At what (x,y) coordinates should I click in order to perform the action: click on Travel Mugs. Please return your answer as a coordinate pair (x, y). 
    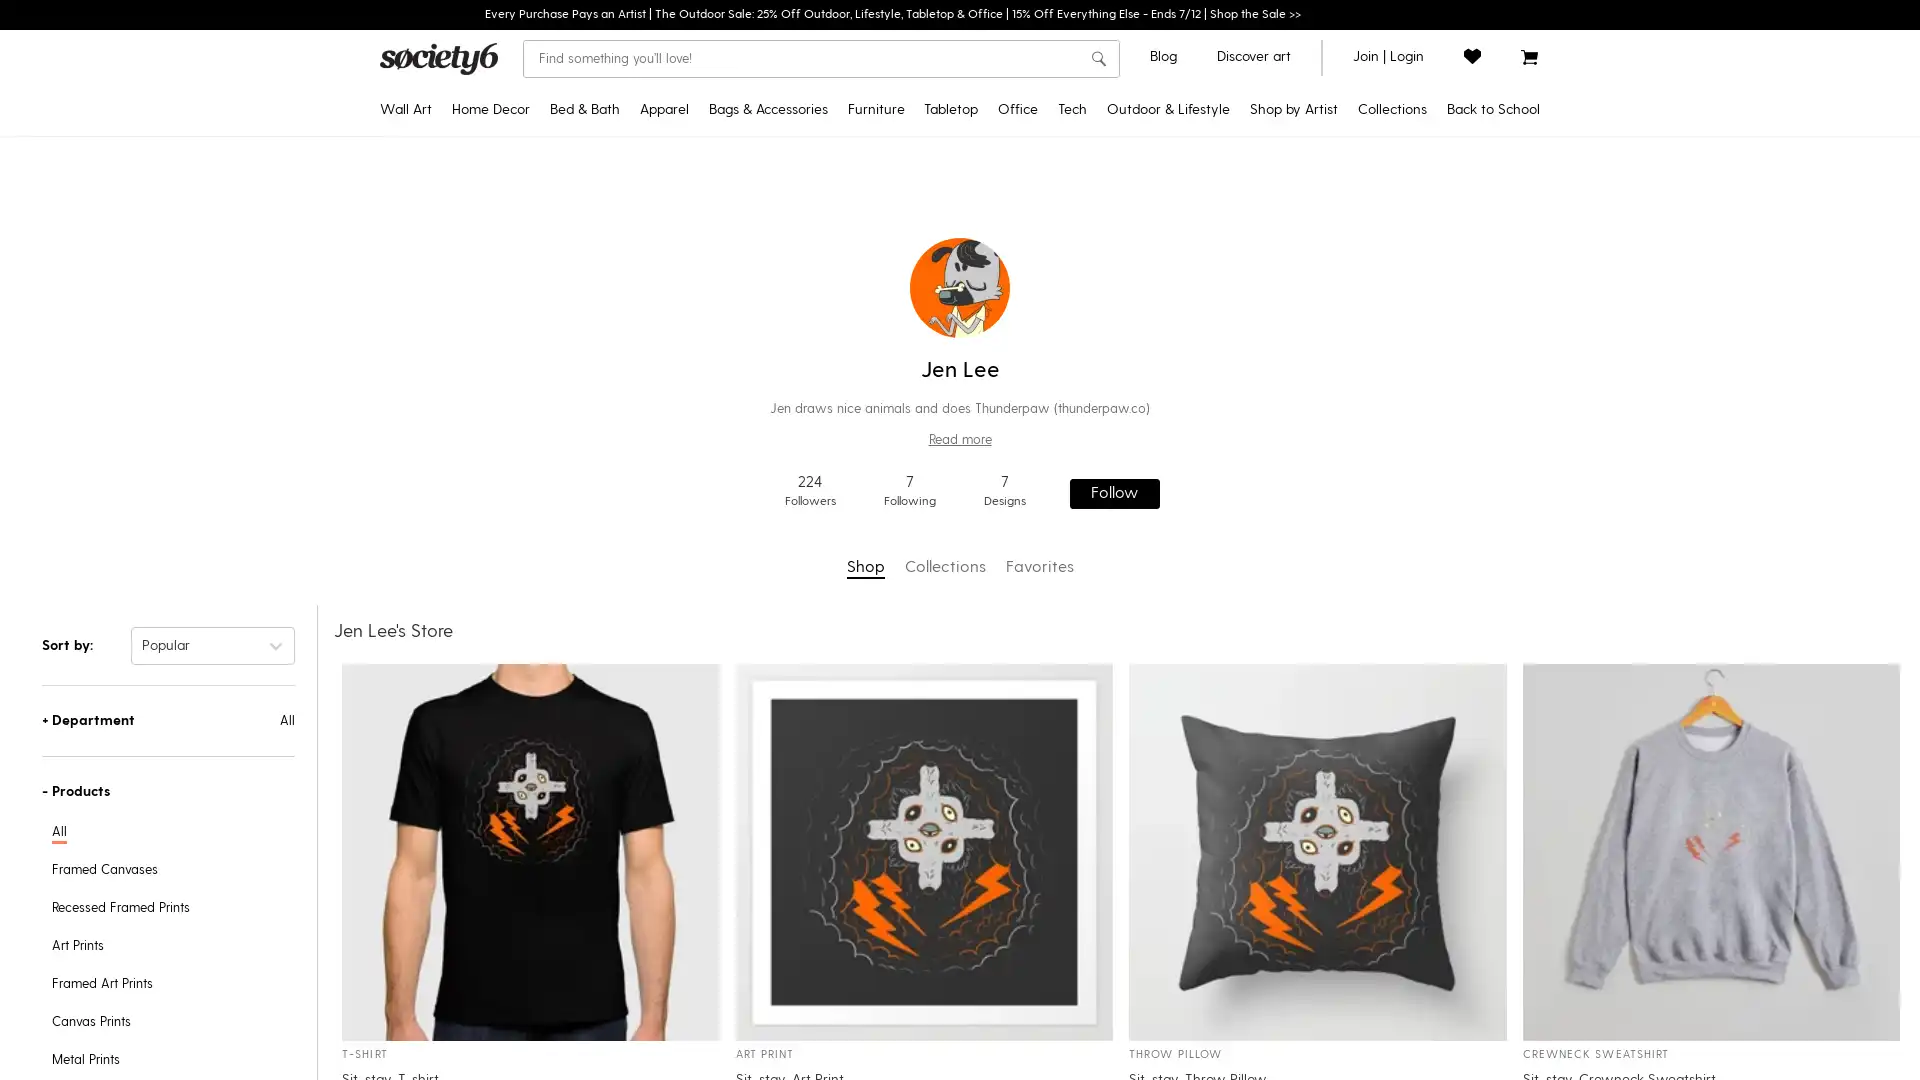
    Looking at the image, I should click on (988, 192).